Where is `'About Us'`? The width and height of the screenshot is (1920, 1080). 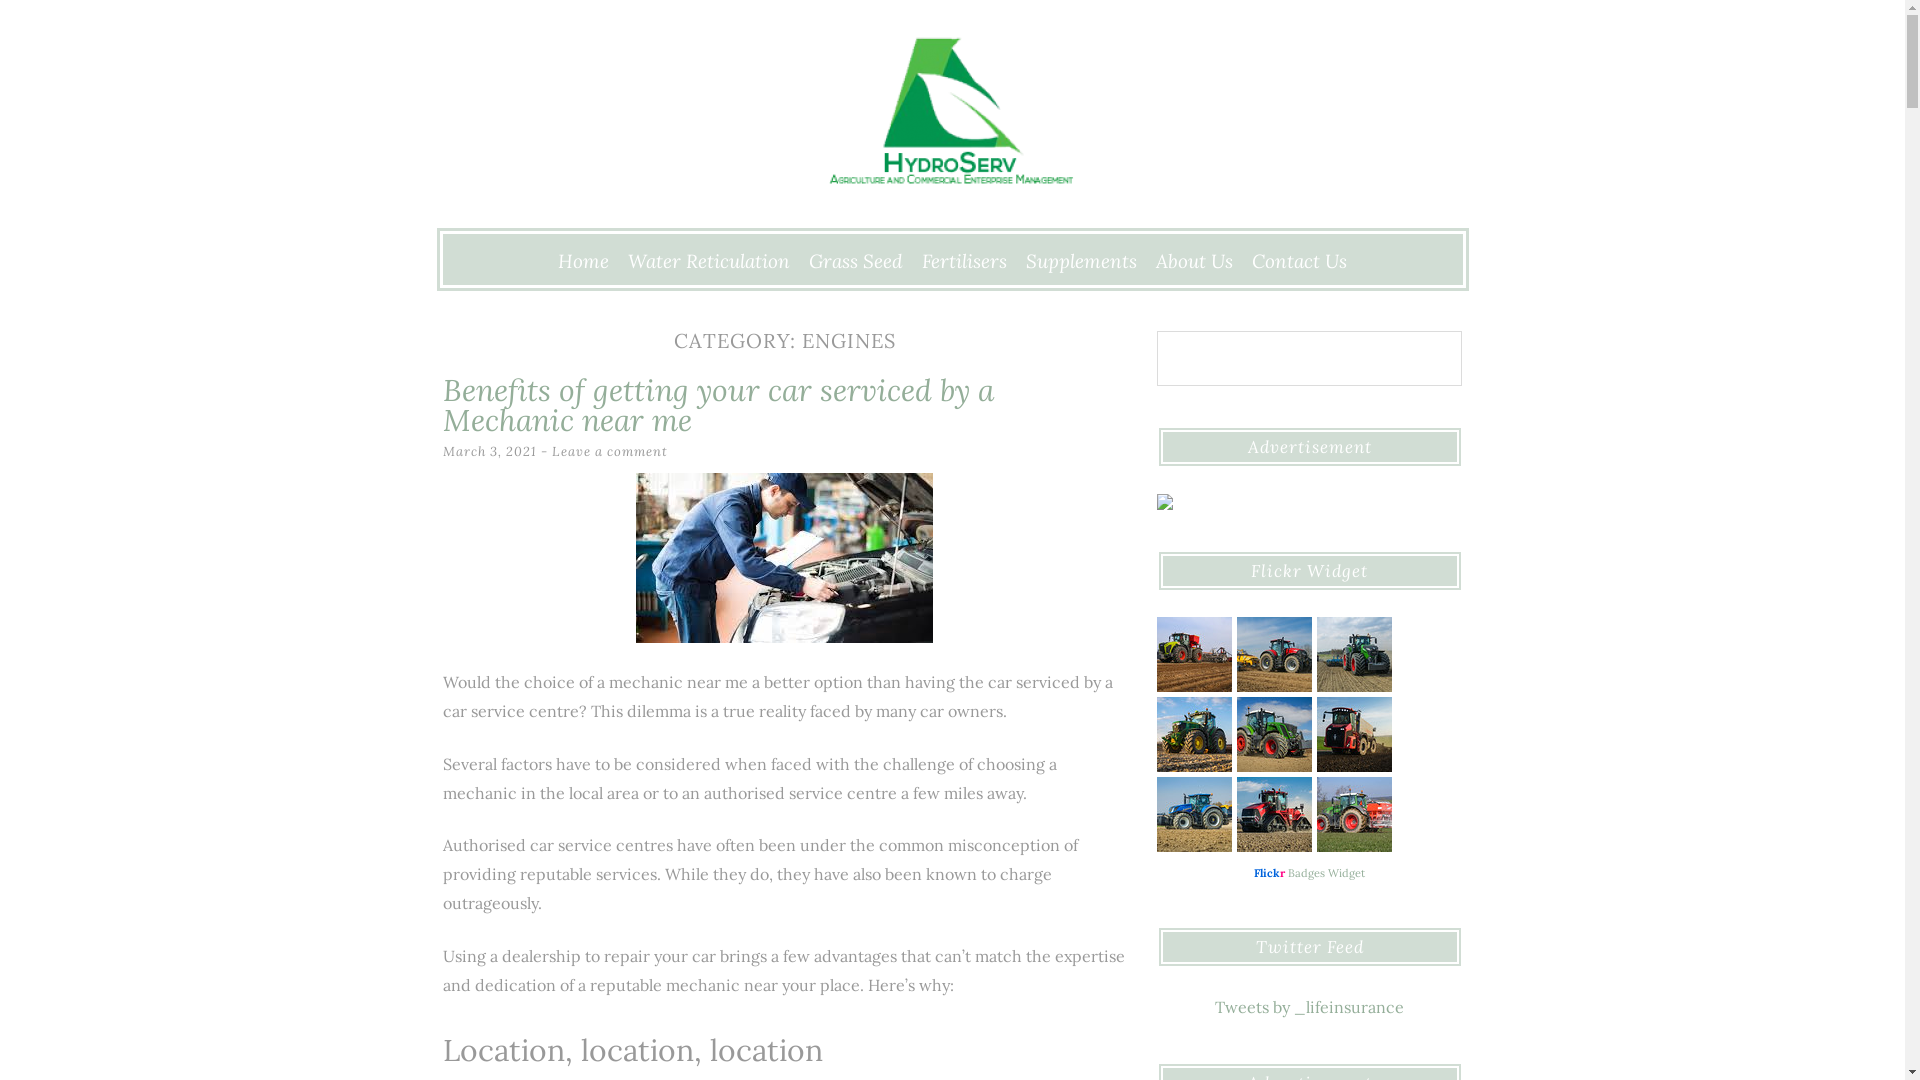
'About Us' is located at coordinates (1194, 260).